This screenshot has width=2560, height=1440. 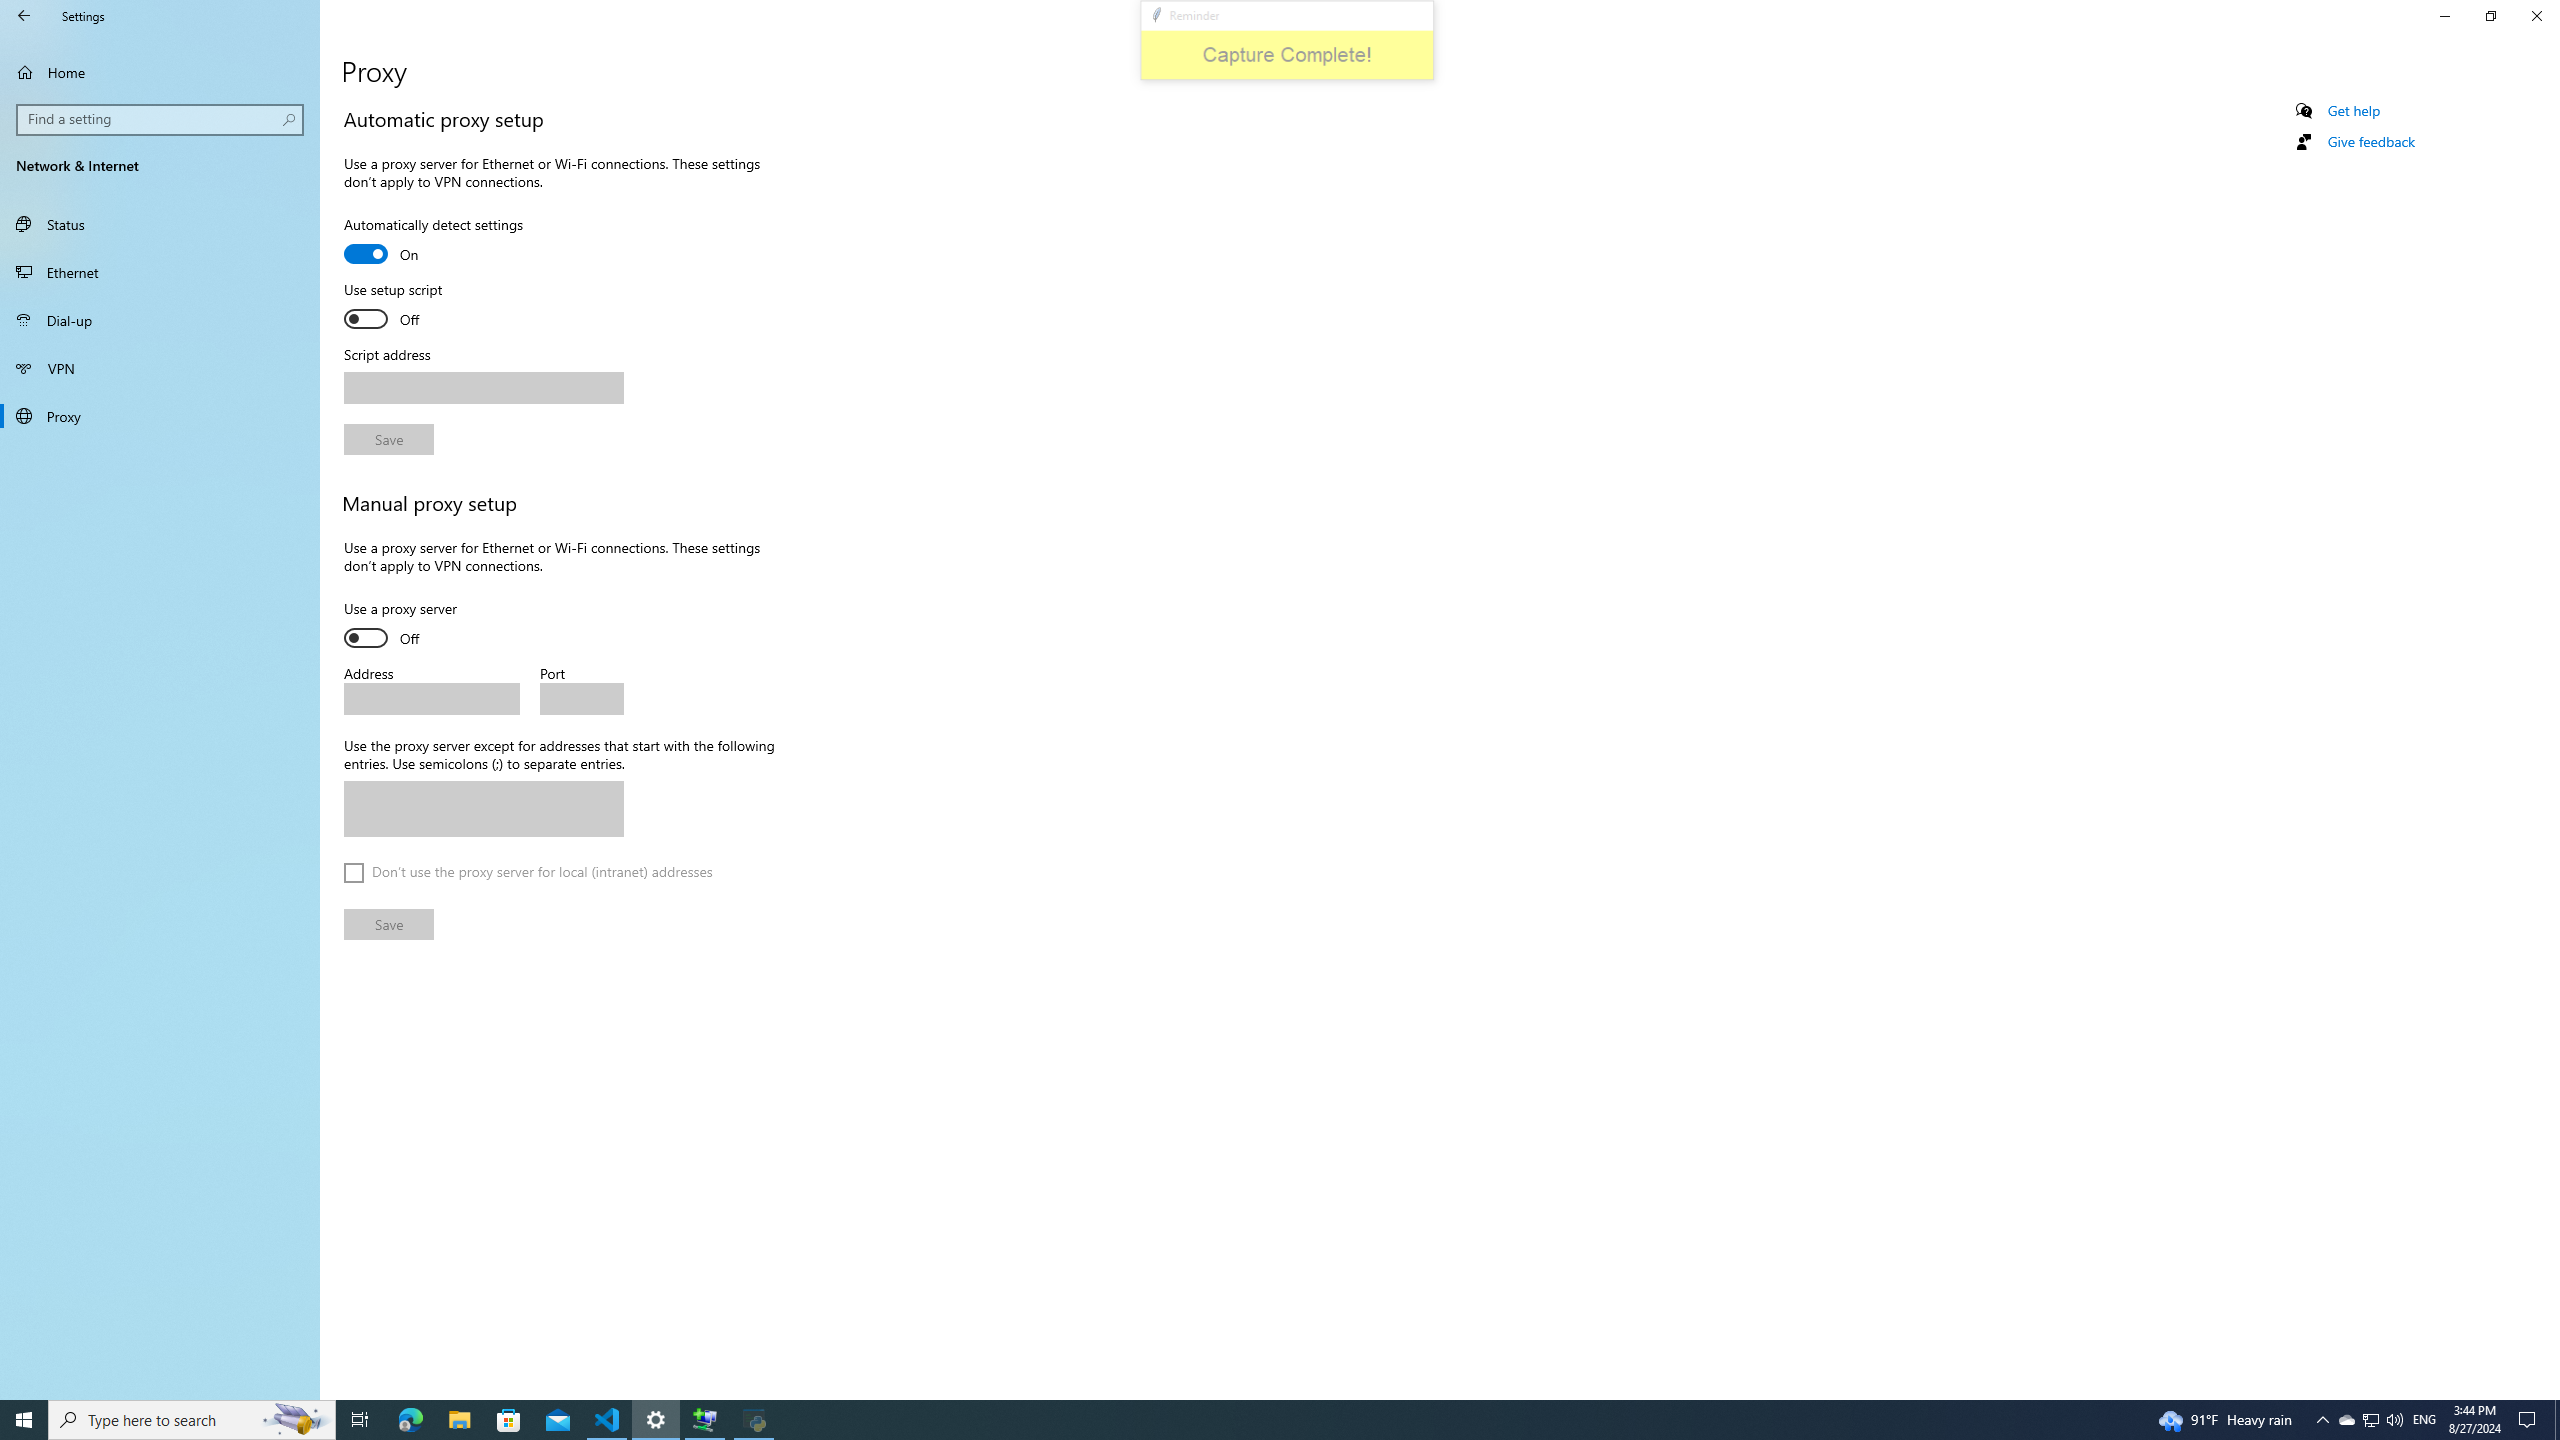 I want to click on 'Home', so click(x=159, y=72).